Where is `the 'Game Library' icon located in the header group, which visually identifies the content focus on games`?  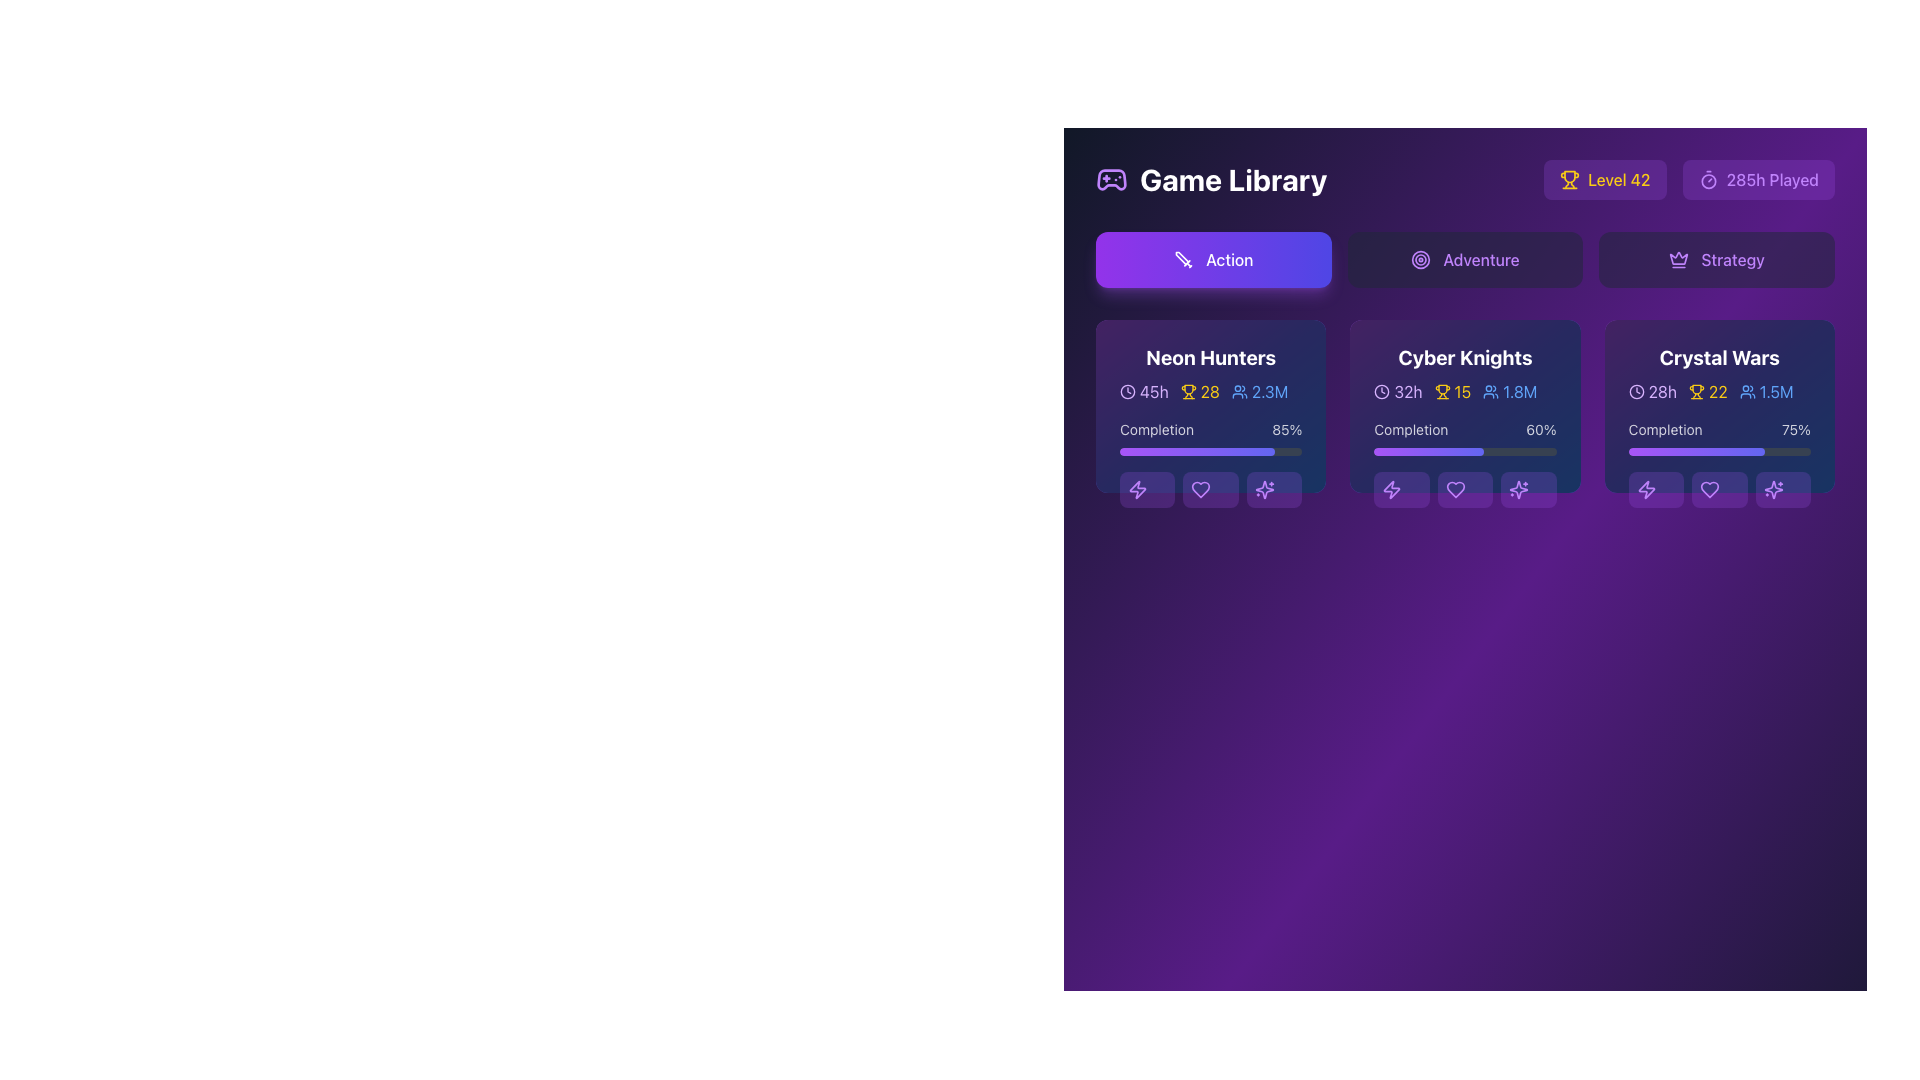 the 'Game Library' icon located in the header group, which visually identifies the content focus on games is located at coordinates (1111, 180).